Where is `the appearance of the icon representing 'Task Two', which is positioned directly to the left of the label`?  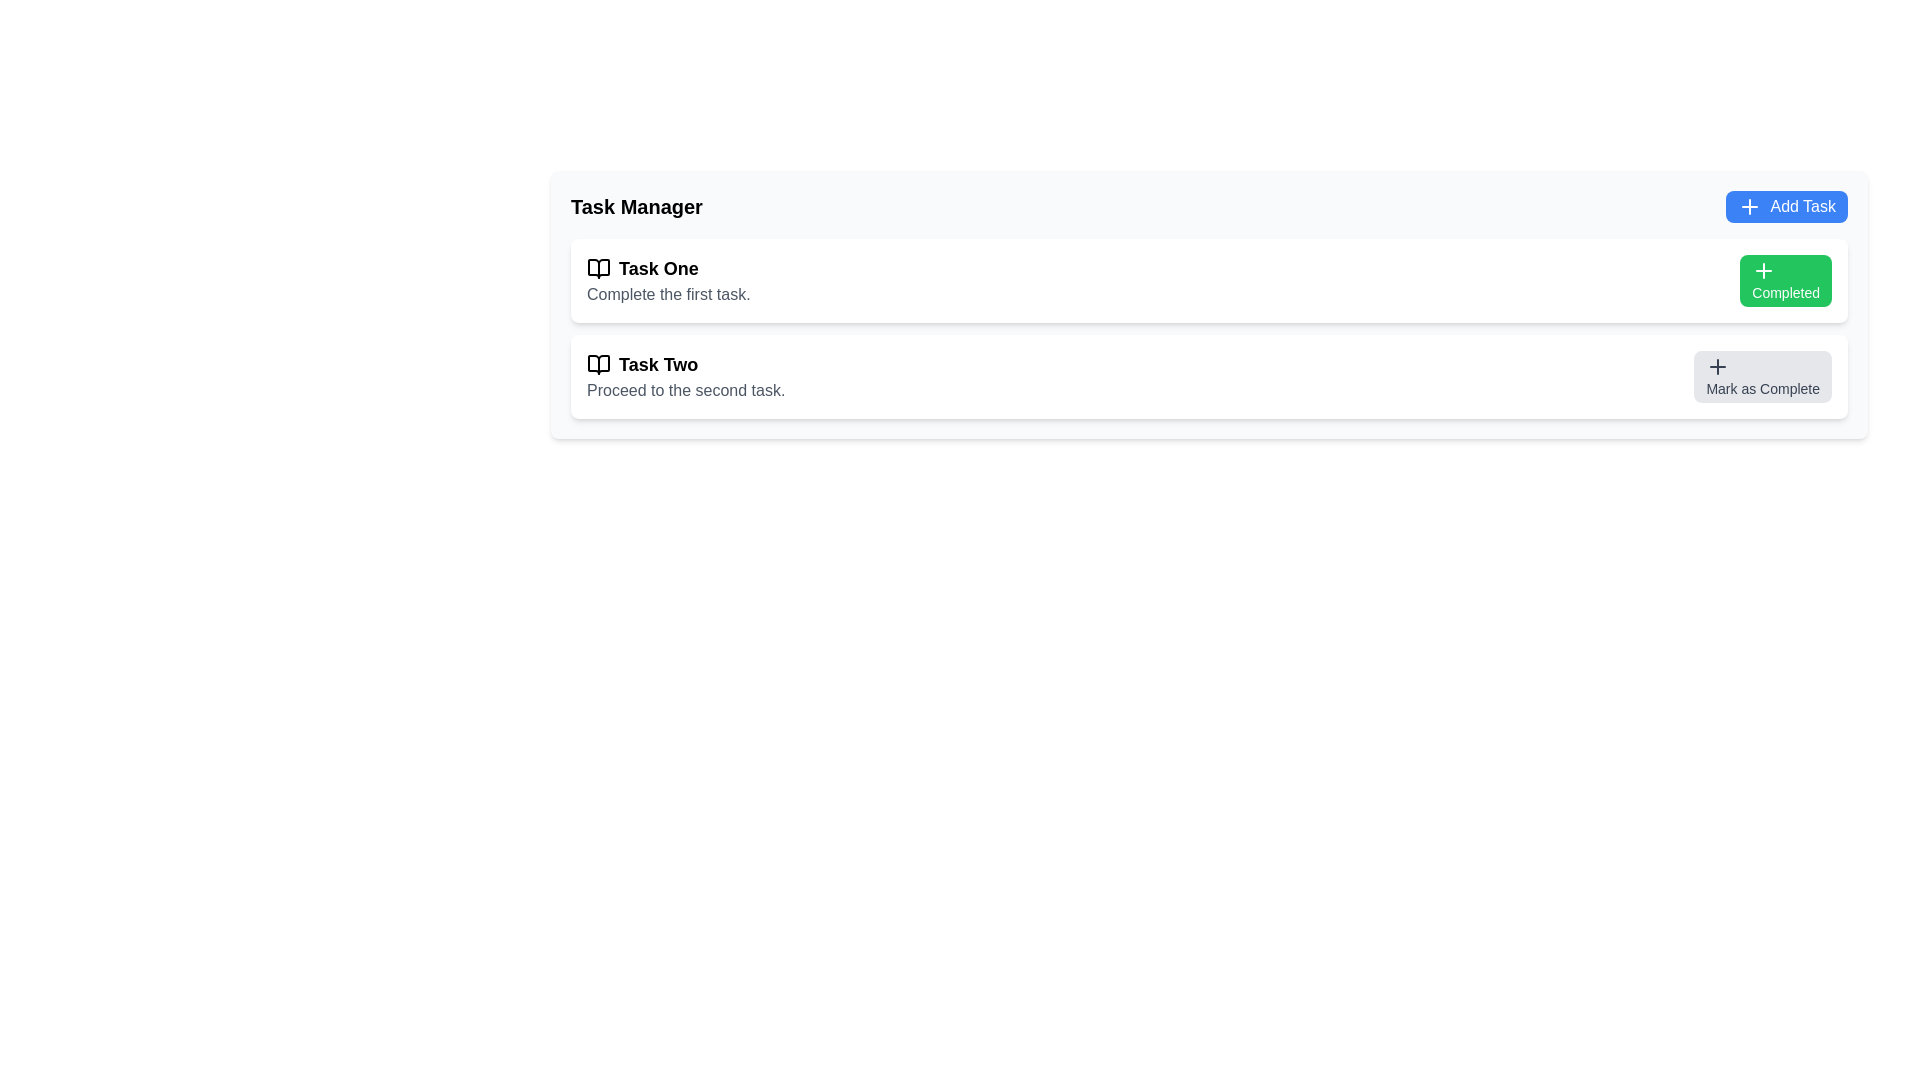 the appearance of the icon representing 'Task Two', which is positioned directly to the left of the label is located at coordinates (598, 365).